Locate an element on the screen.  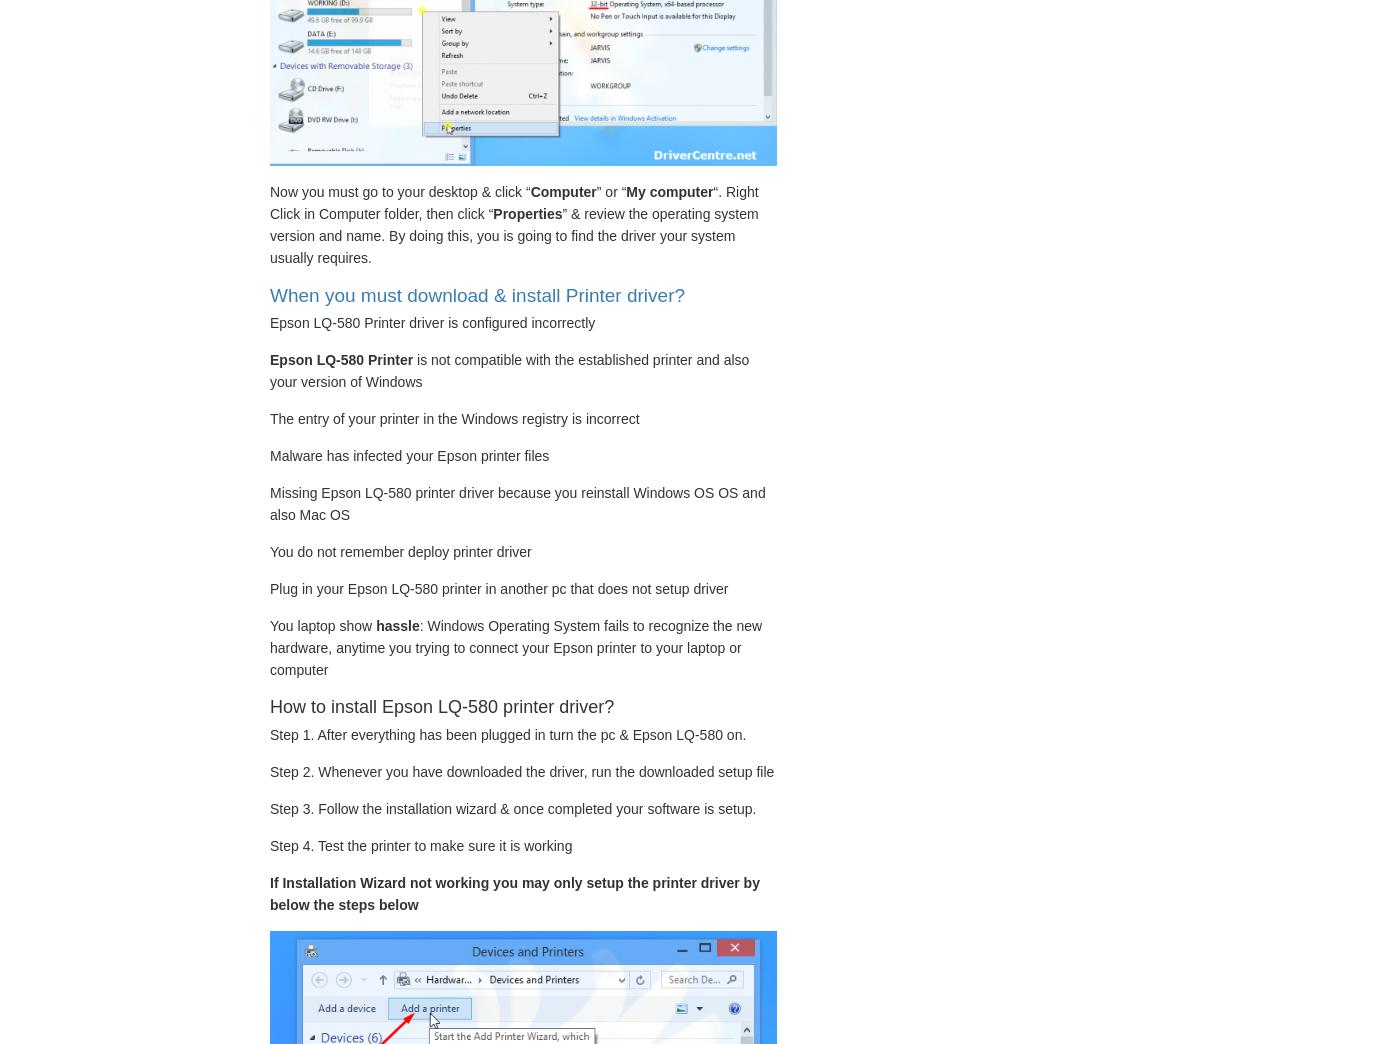
'When you must download & install Printer driver?' is located at coordinates (476, 293).